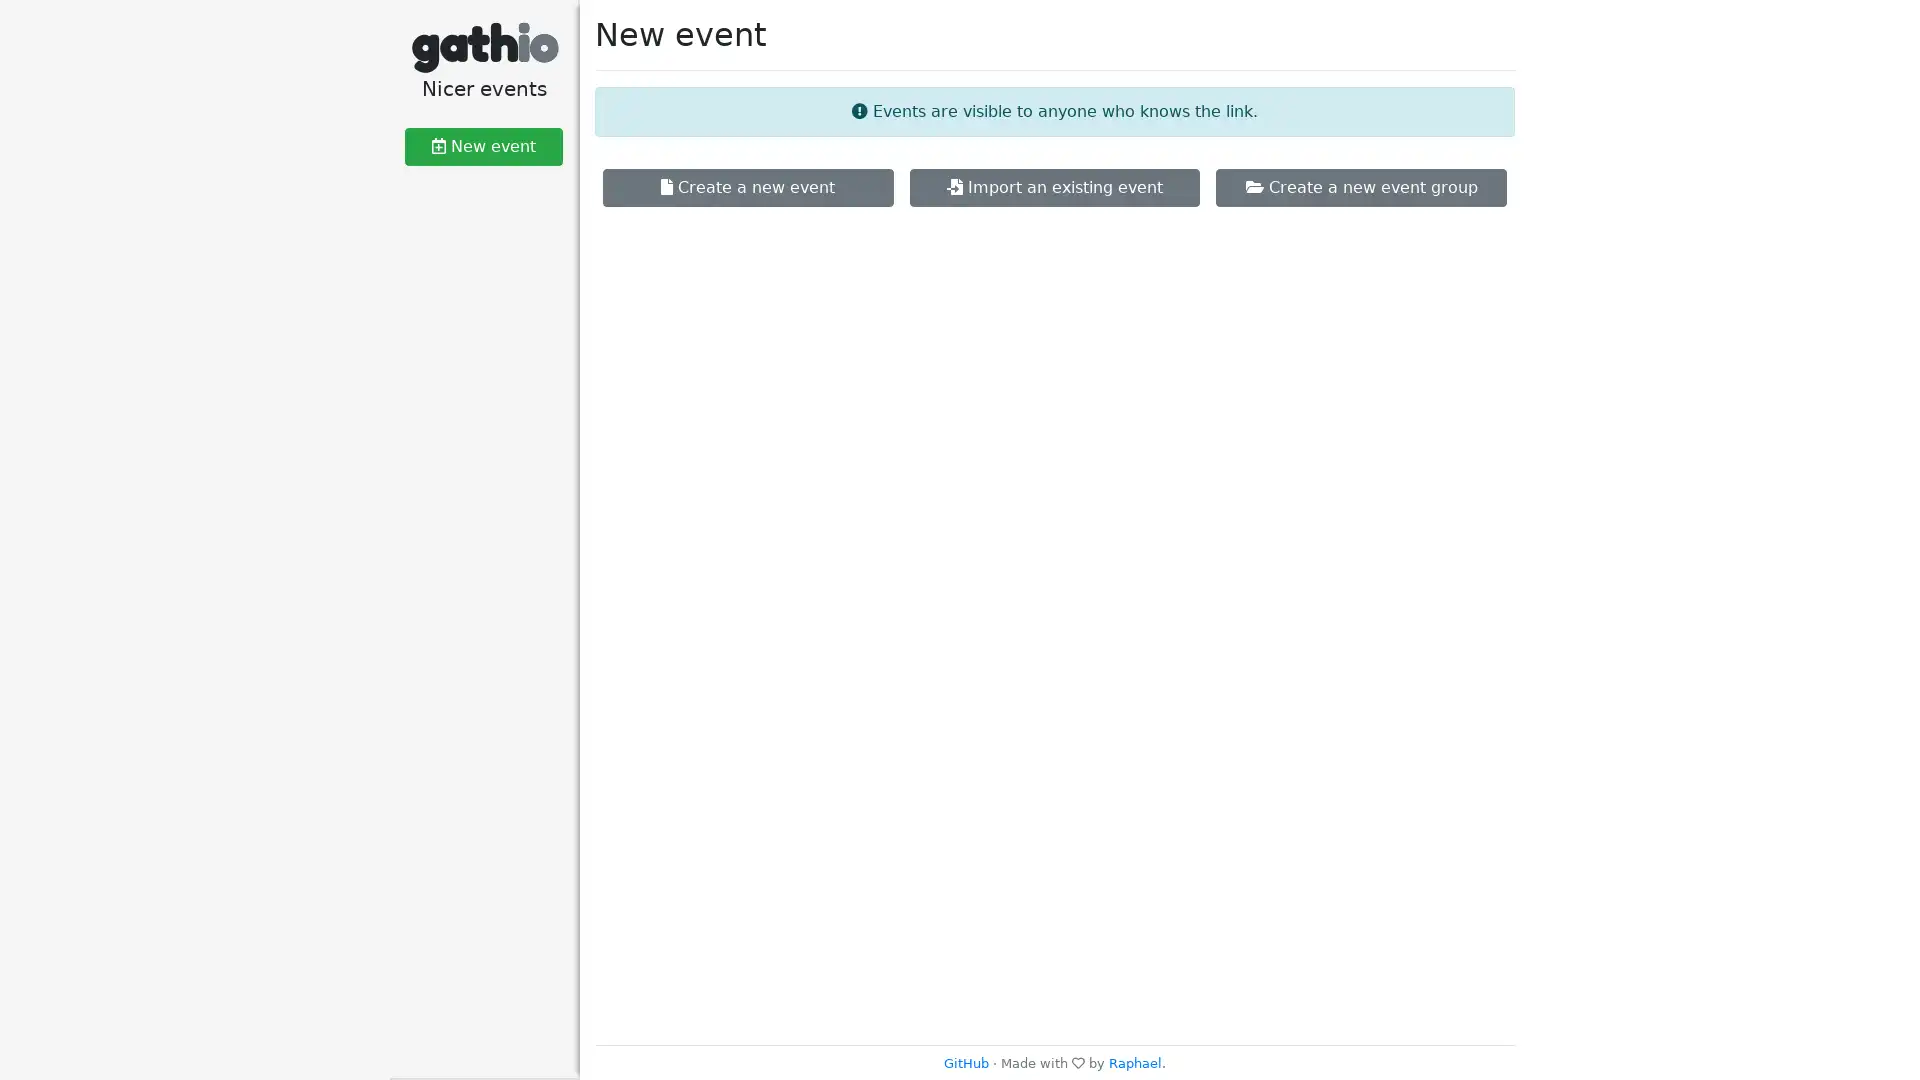 Image resolution: width=1920 pixels, height=1080 pixels. I want to click on Create a new event group, so click(1360, 188).